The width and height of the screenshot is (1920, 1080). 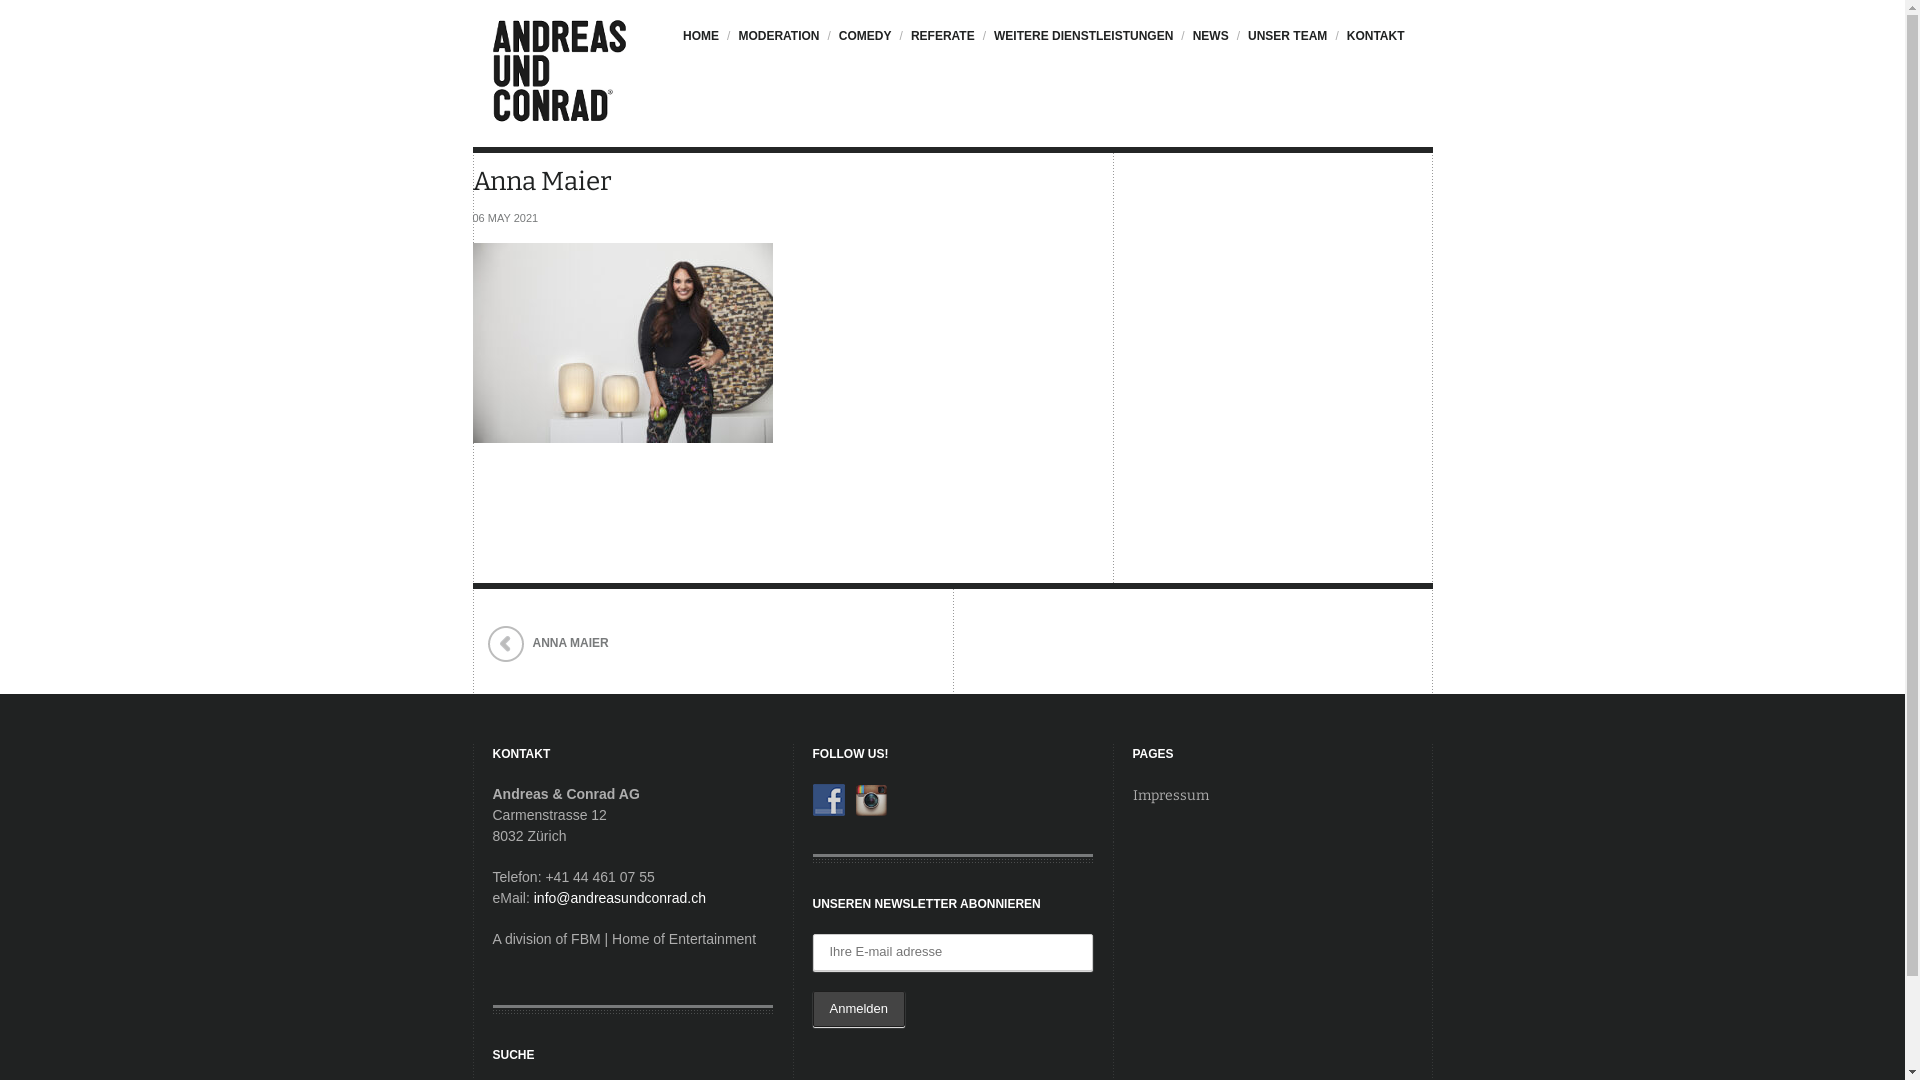 What do you see at coordinates (776, 45) in the screenshot?
I see `'MODERATION'` at bounding box center [776, 45].